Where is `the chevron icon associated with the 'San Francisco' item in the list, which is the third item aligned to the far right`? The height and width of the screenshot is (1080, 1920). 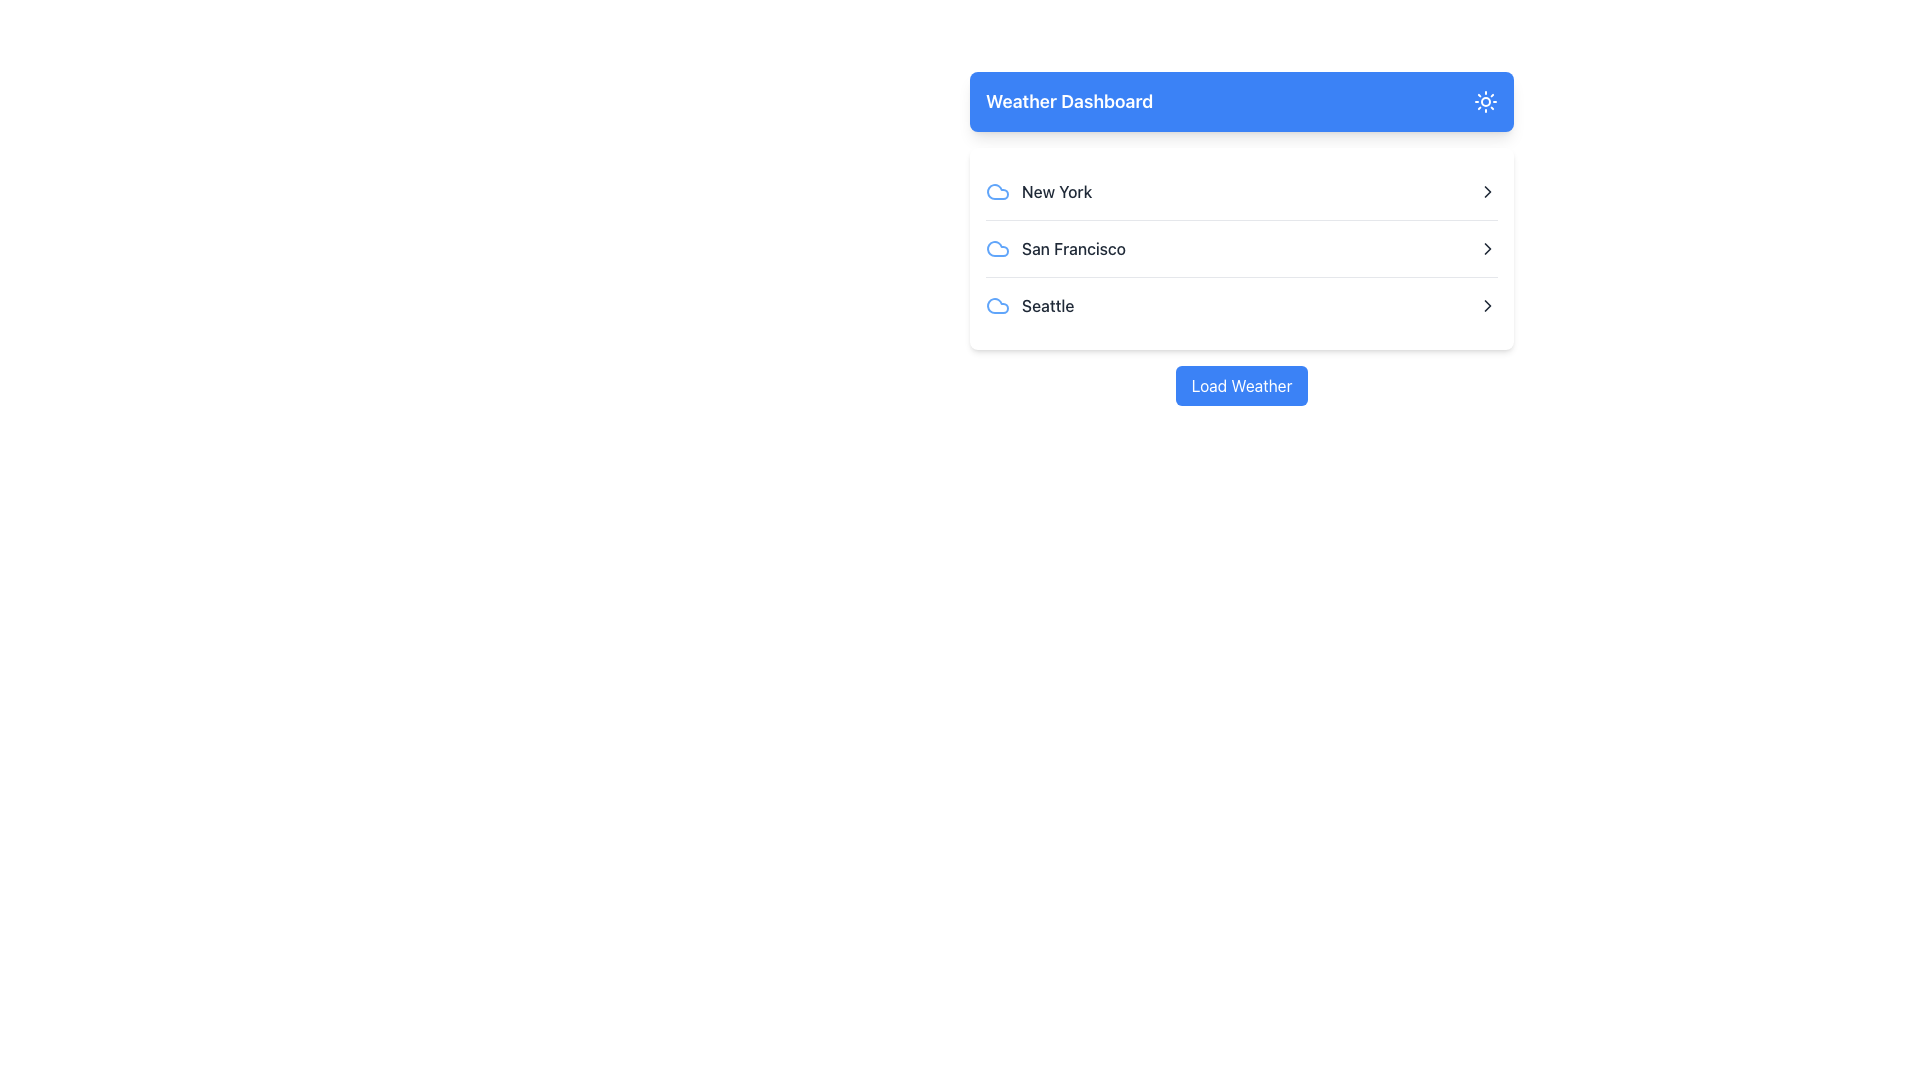
the chevron icon associated with the 'San Francisco' item in the list, which is the third item aligned to the far right is located at coordinates (1488, 248).